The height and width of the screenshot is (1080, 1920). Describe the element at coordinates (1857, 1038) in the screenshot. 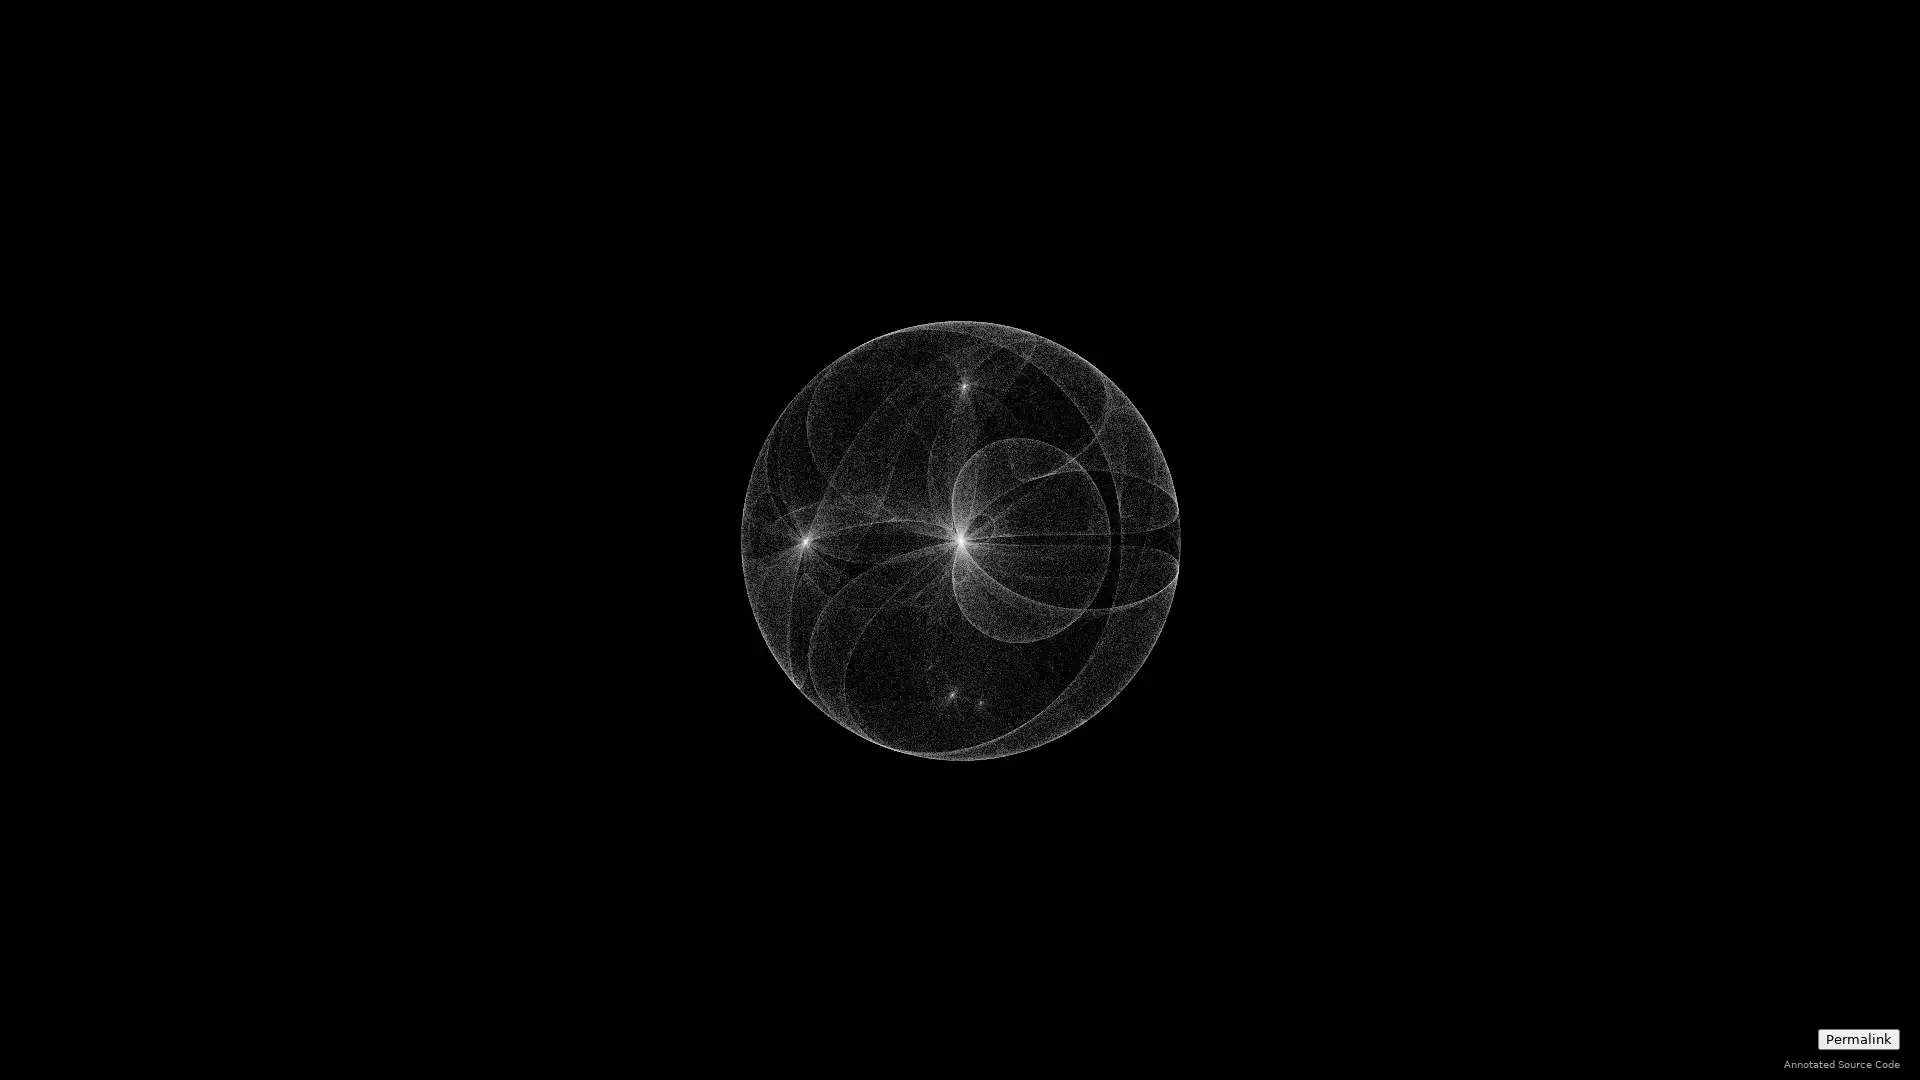

I see `Permalink` at that location.